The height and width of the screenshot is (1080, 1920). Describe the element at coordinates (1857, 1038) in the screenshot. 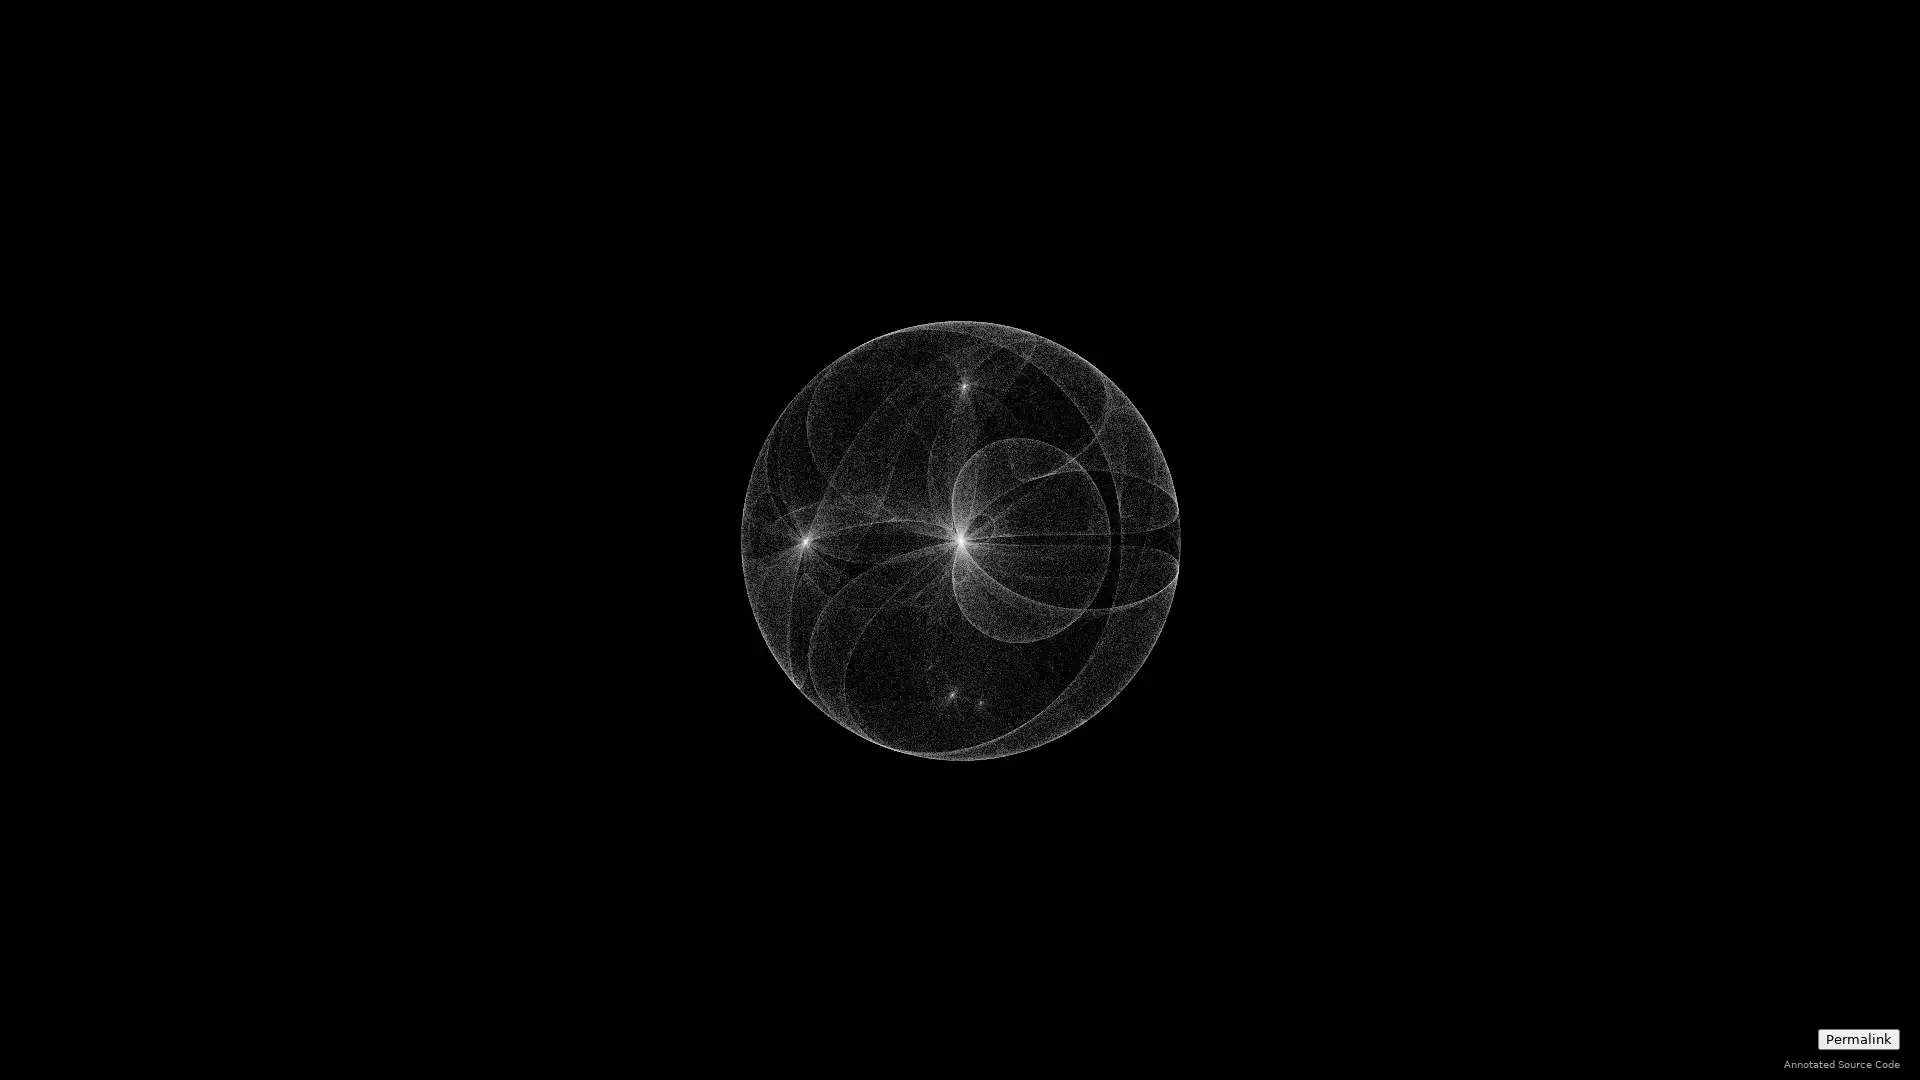

I see `Permalink` at that location.